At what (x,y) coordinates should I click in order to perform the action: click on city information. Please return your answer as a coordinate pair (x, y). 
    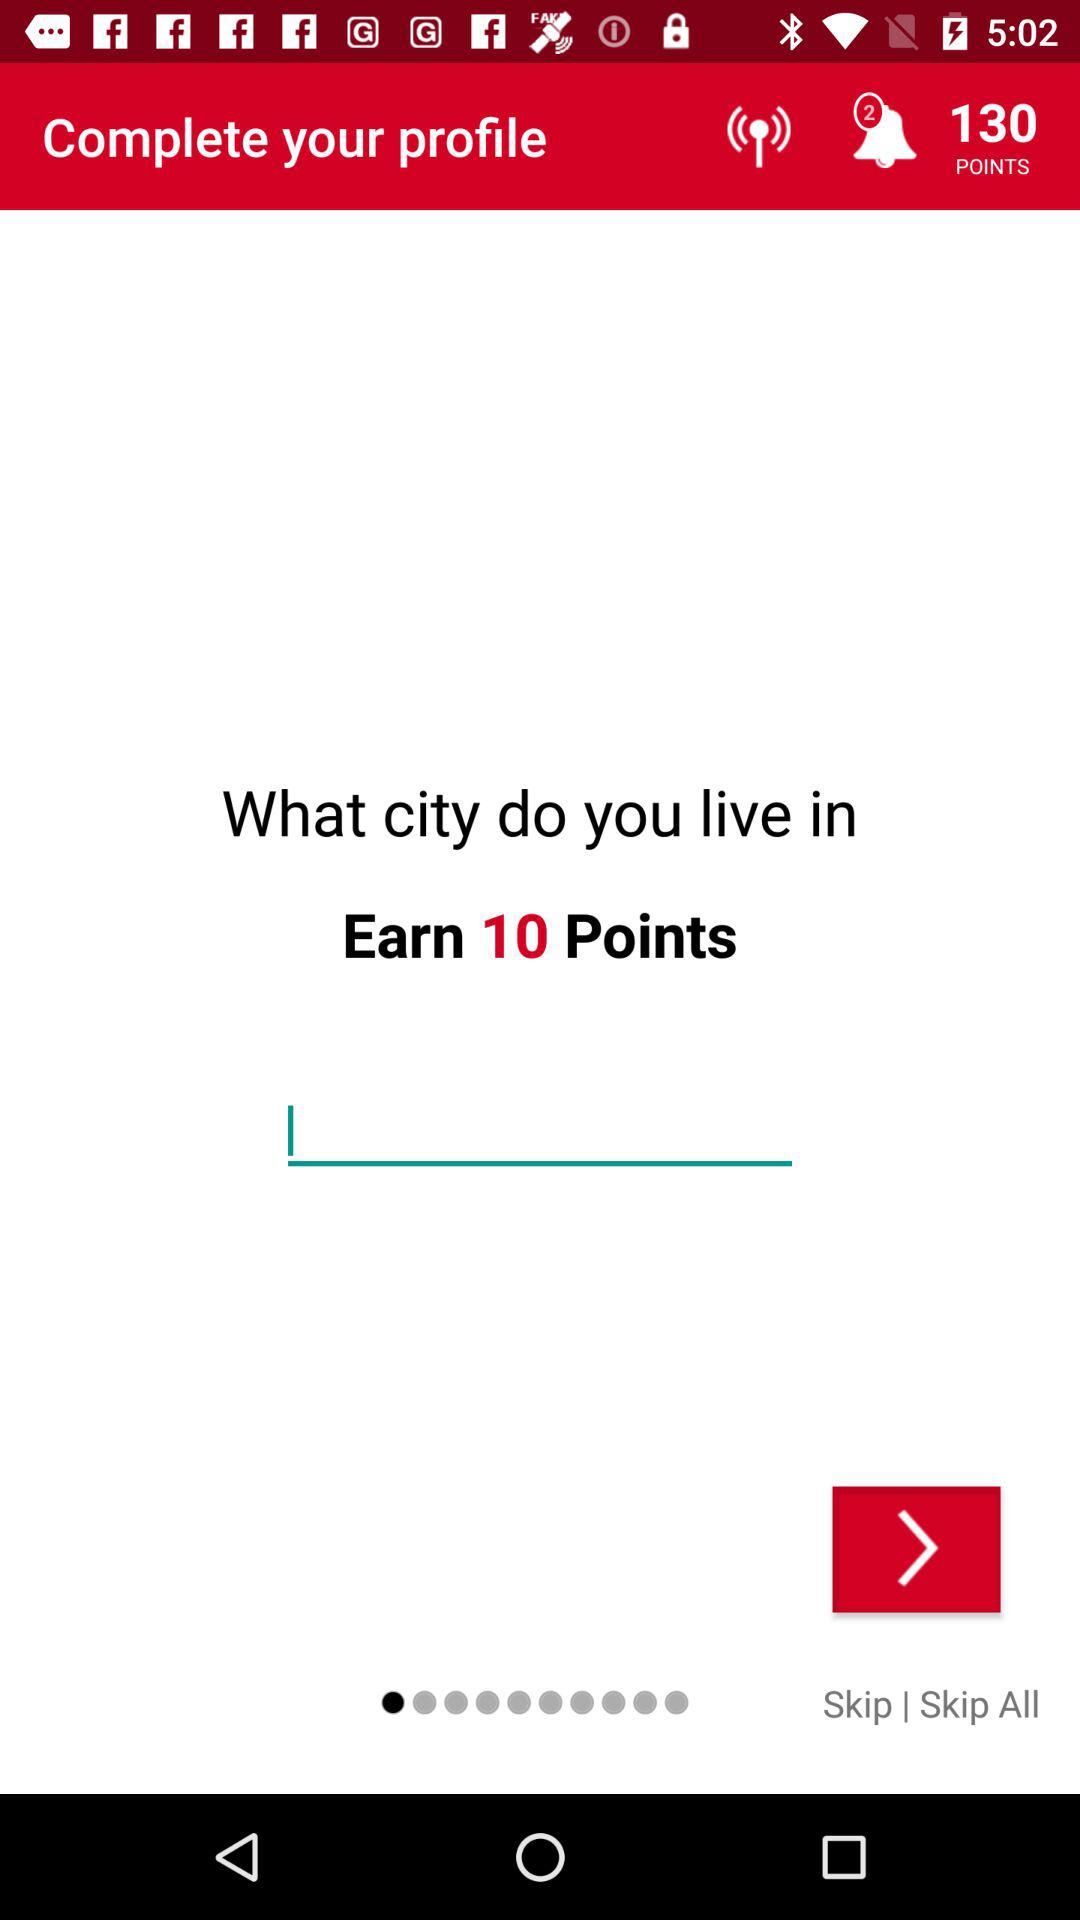
    Looking at the image, I should click on (540, 1131).